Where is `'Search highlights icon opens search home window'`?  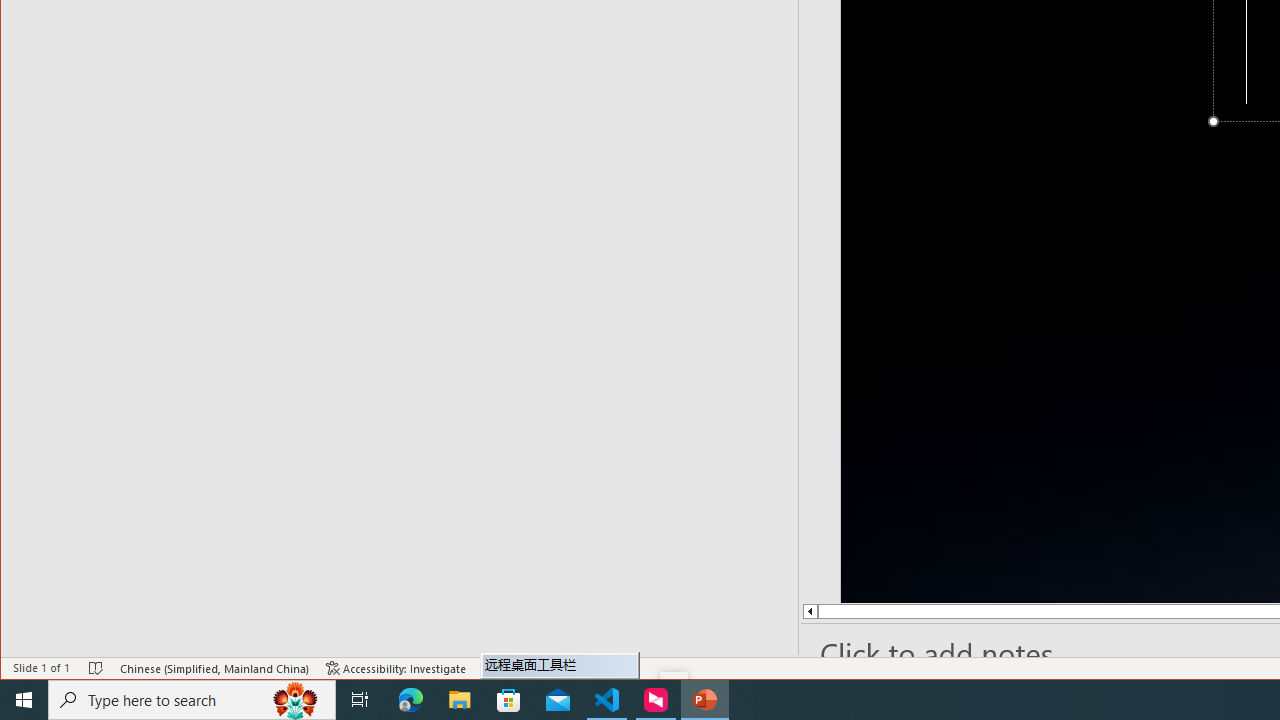
'Search highlights icon opens search home window' is located at coordinates (294, 698).